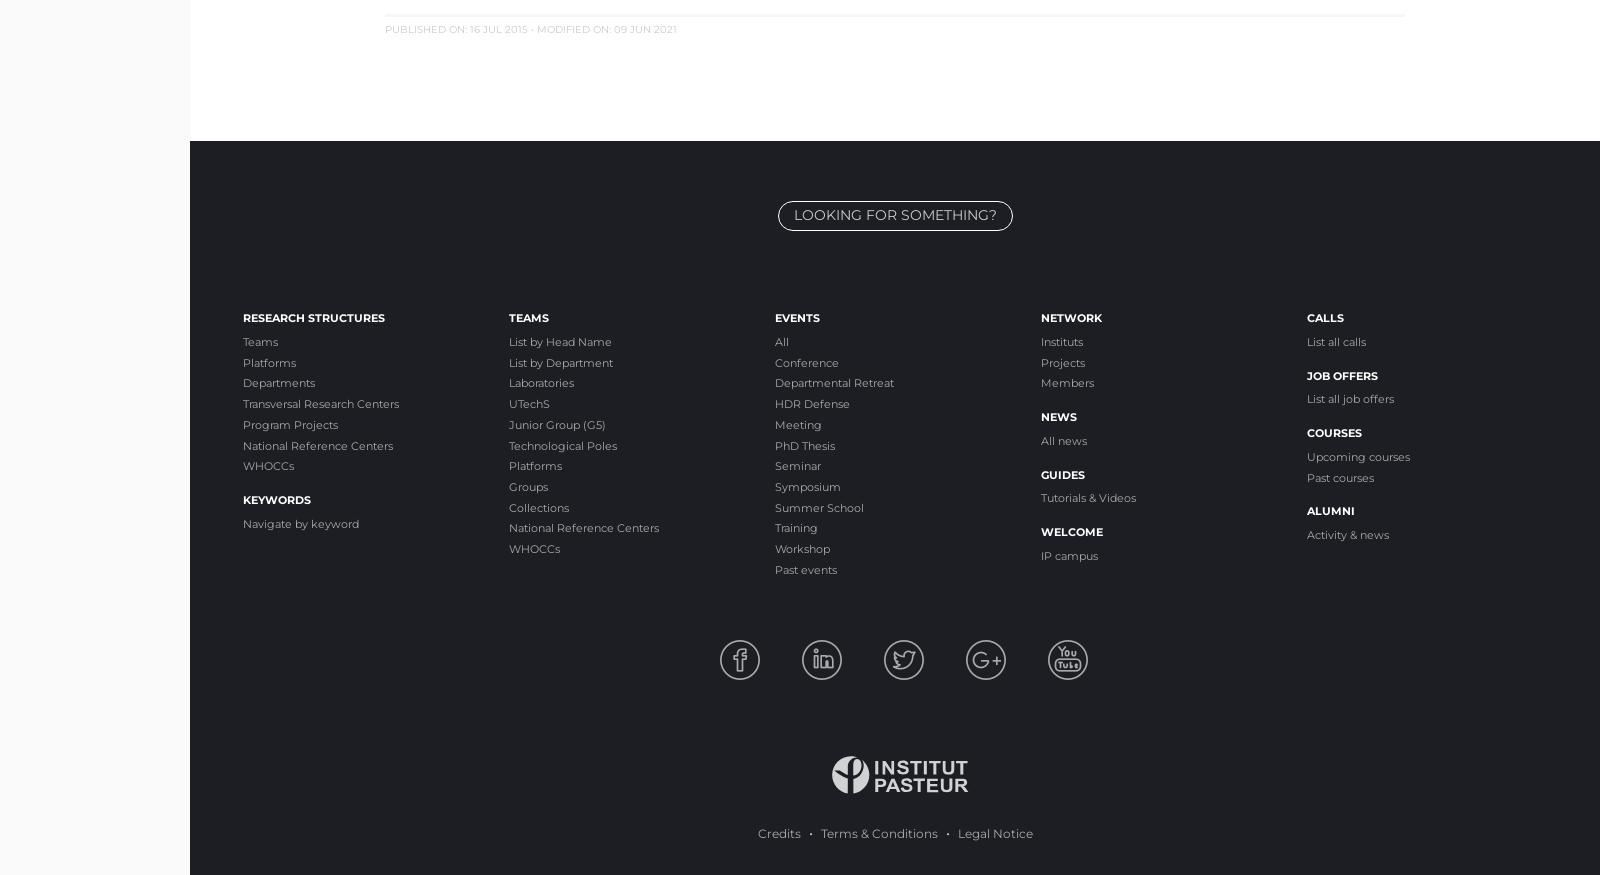 The image size is (1600, 875). What do you see at coordinates (1040, 530) in the screenshot?
I see `'Welcome'` at bounding box center [1040, 530].